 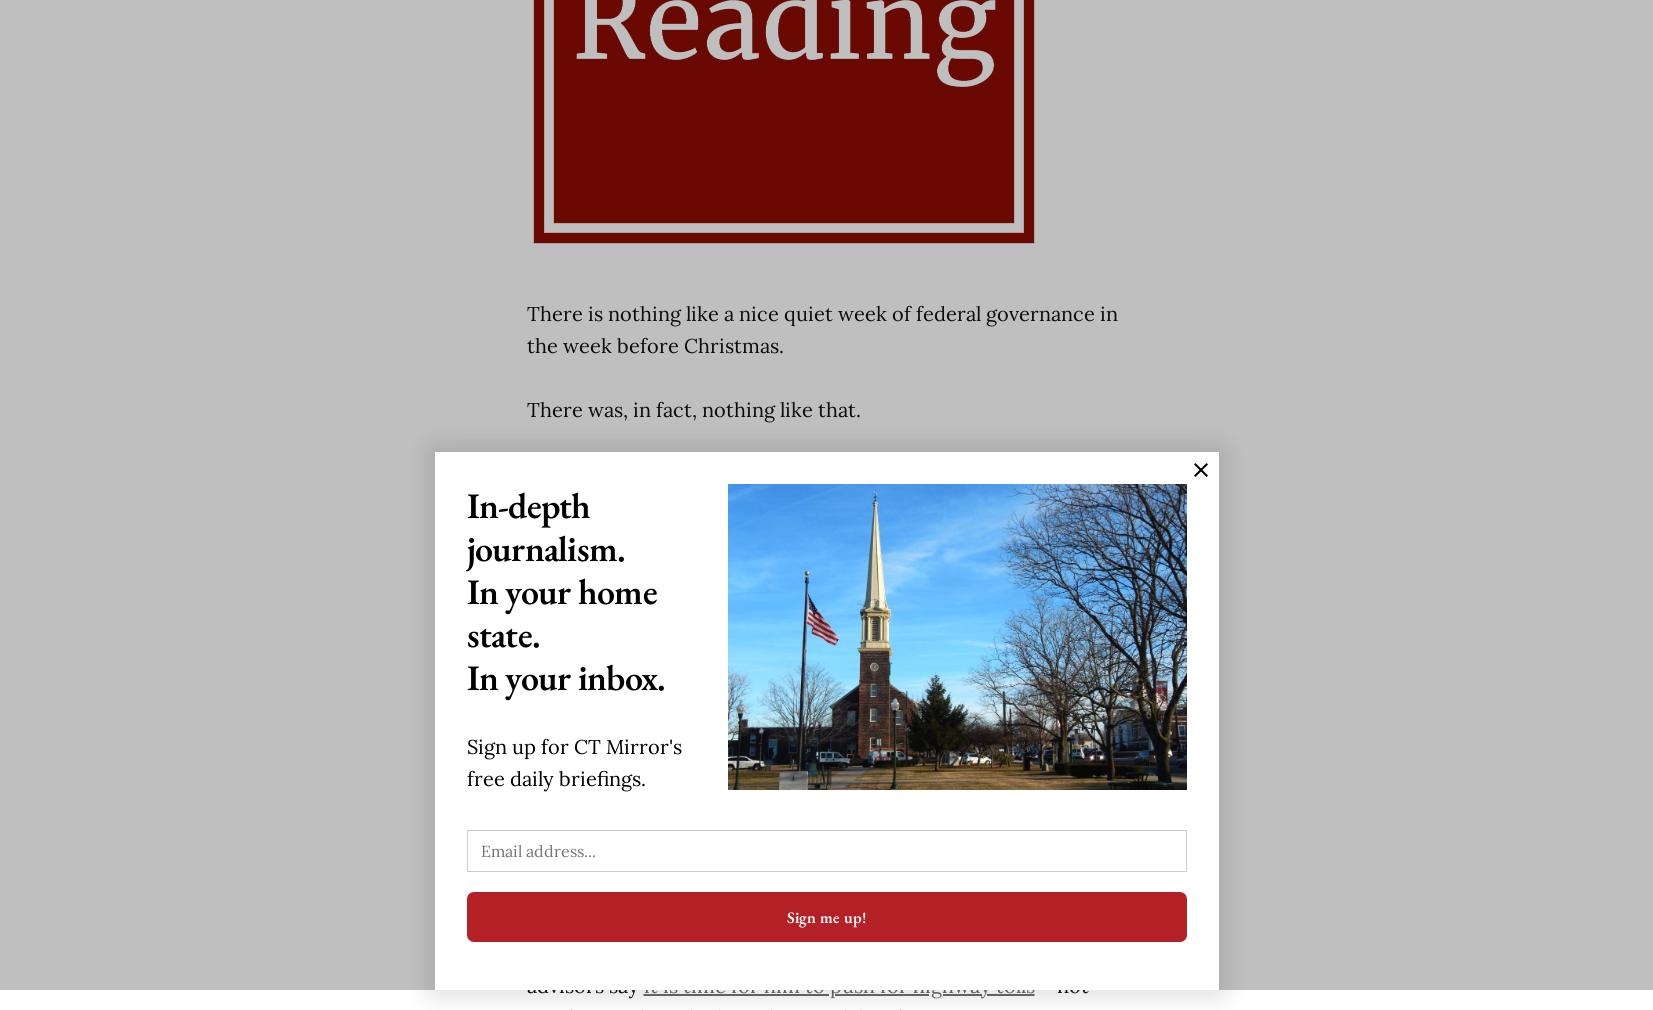 What do you see at coordinates (798, 952) in the screenshot?
I see `'Transportation policy will be a crucial element in Lamont’s effort to improve the state’s economy, and a group of his advisors say'` at bounding box center [798, 952].